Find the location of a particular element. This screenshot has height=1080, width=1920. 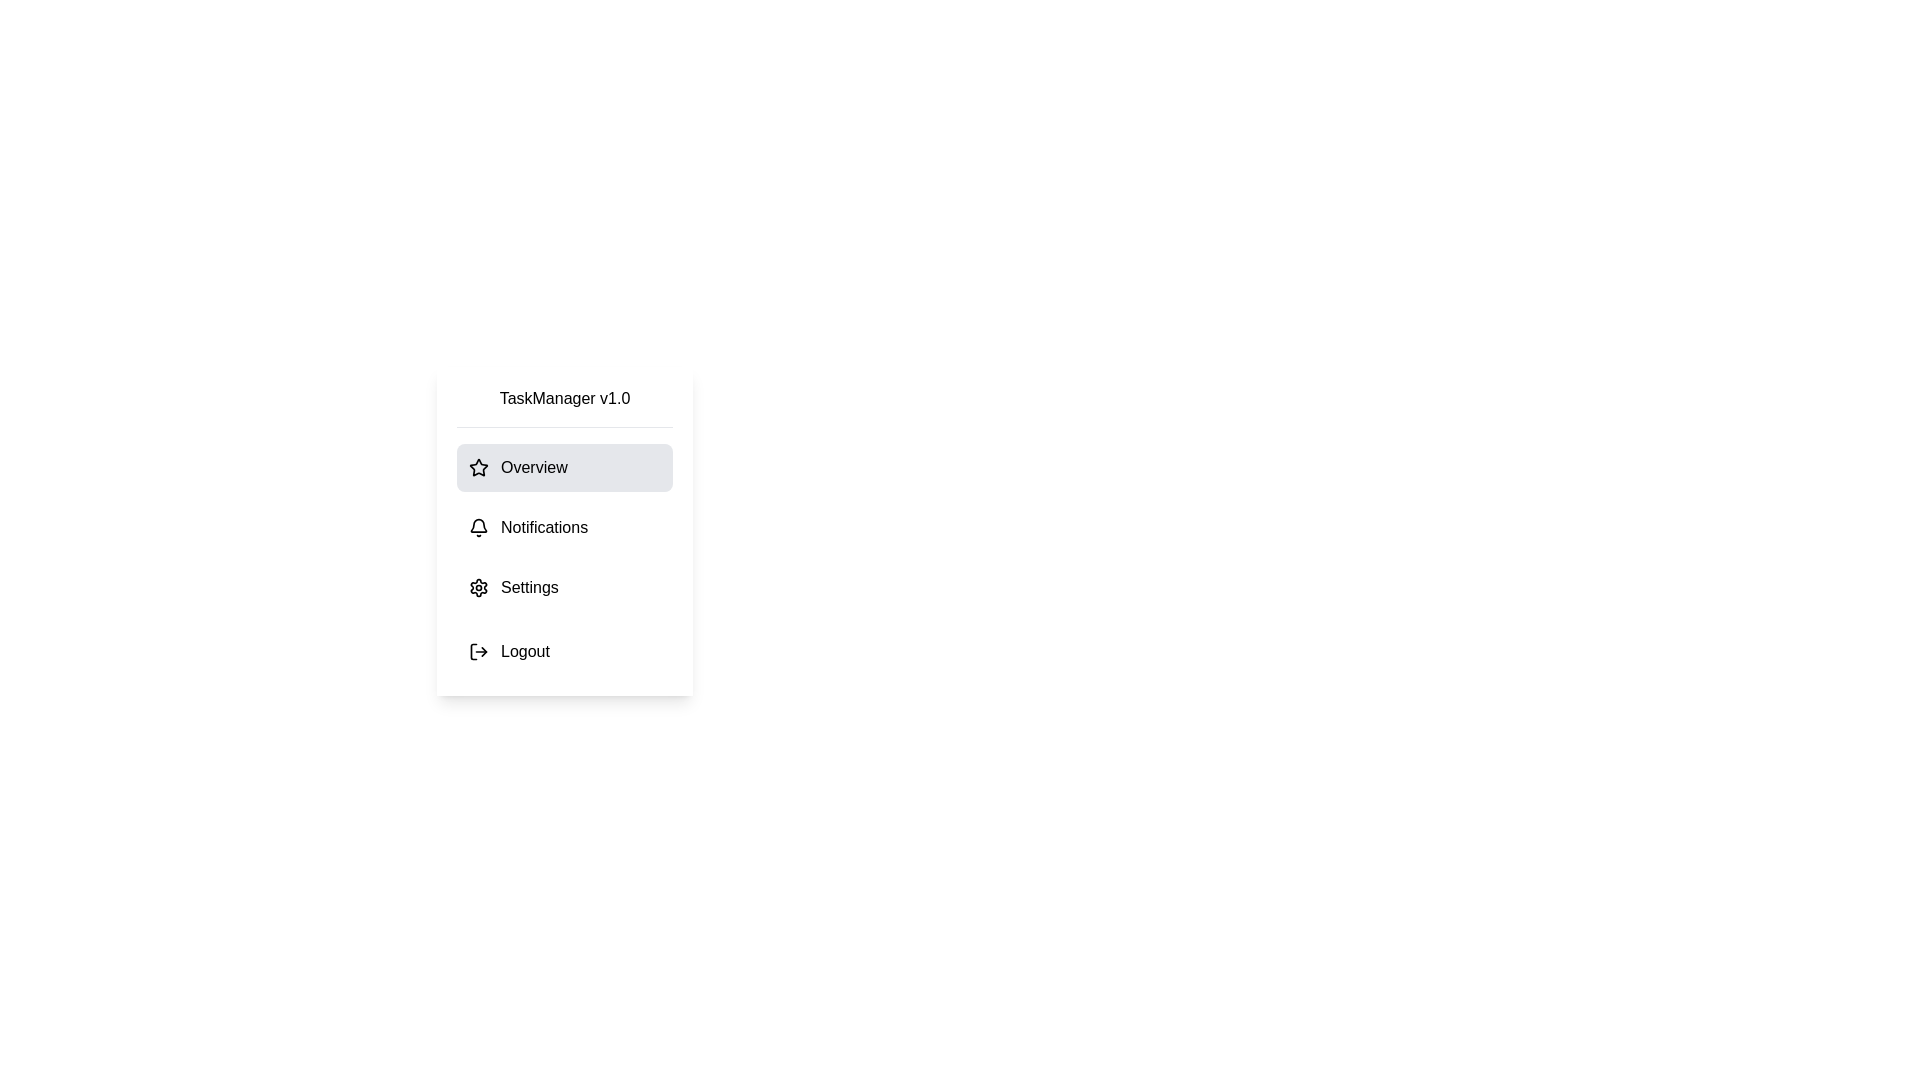

the logout icon located at the bottommost entry of the vertical menu, visually aligned with the text label 'Logout' is located at coordinates (478, 651).